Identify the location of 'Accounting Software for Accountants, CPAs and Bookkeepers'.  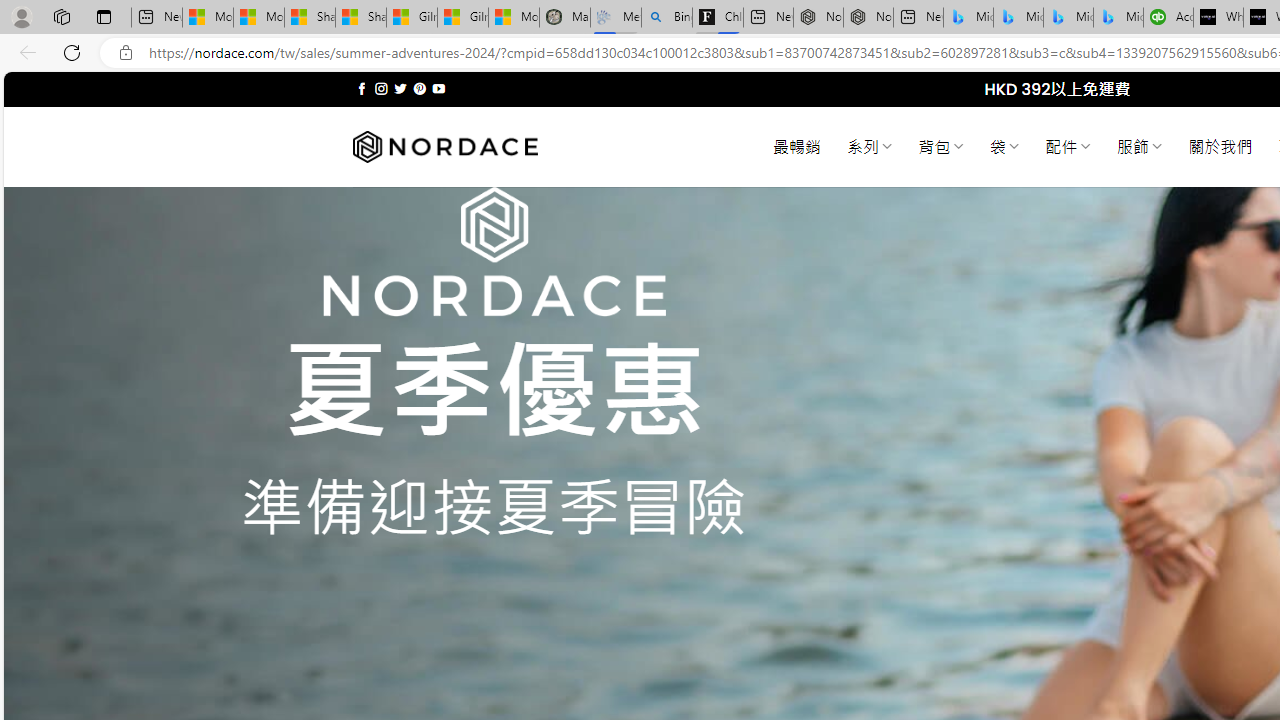
(1168, 17).